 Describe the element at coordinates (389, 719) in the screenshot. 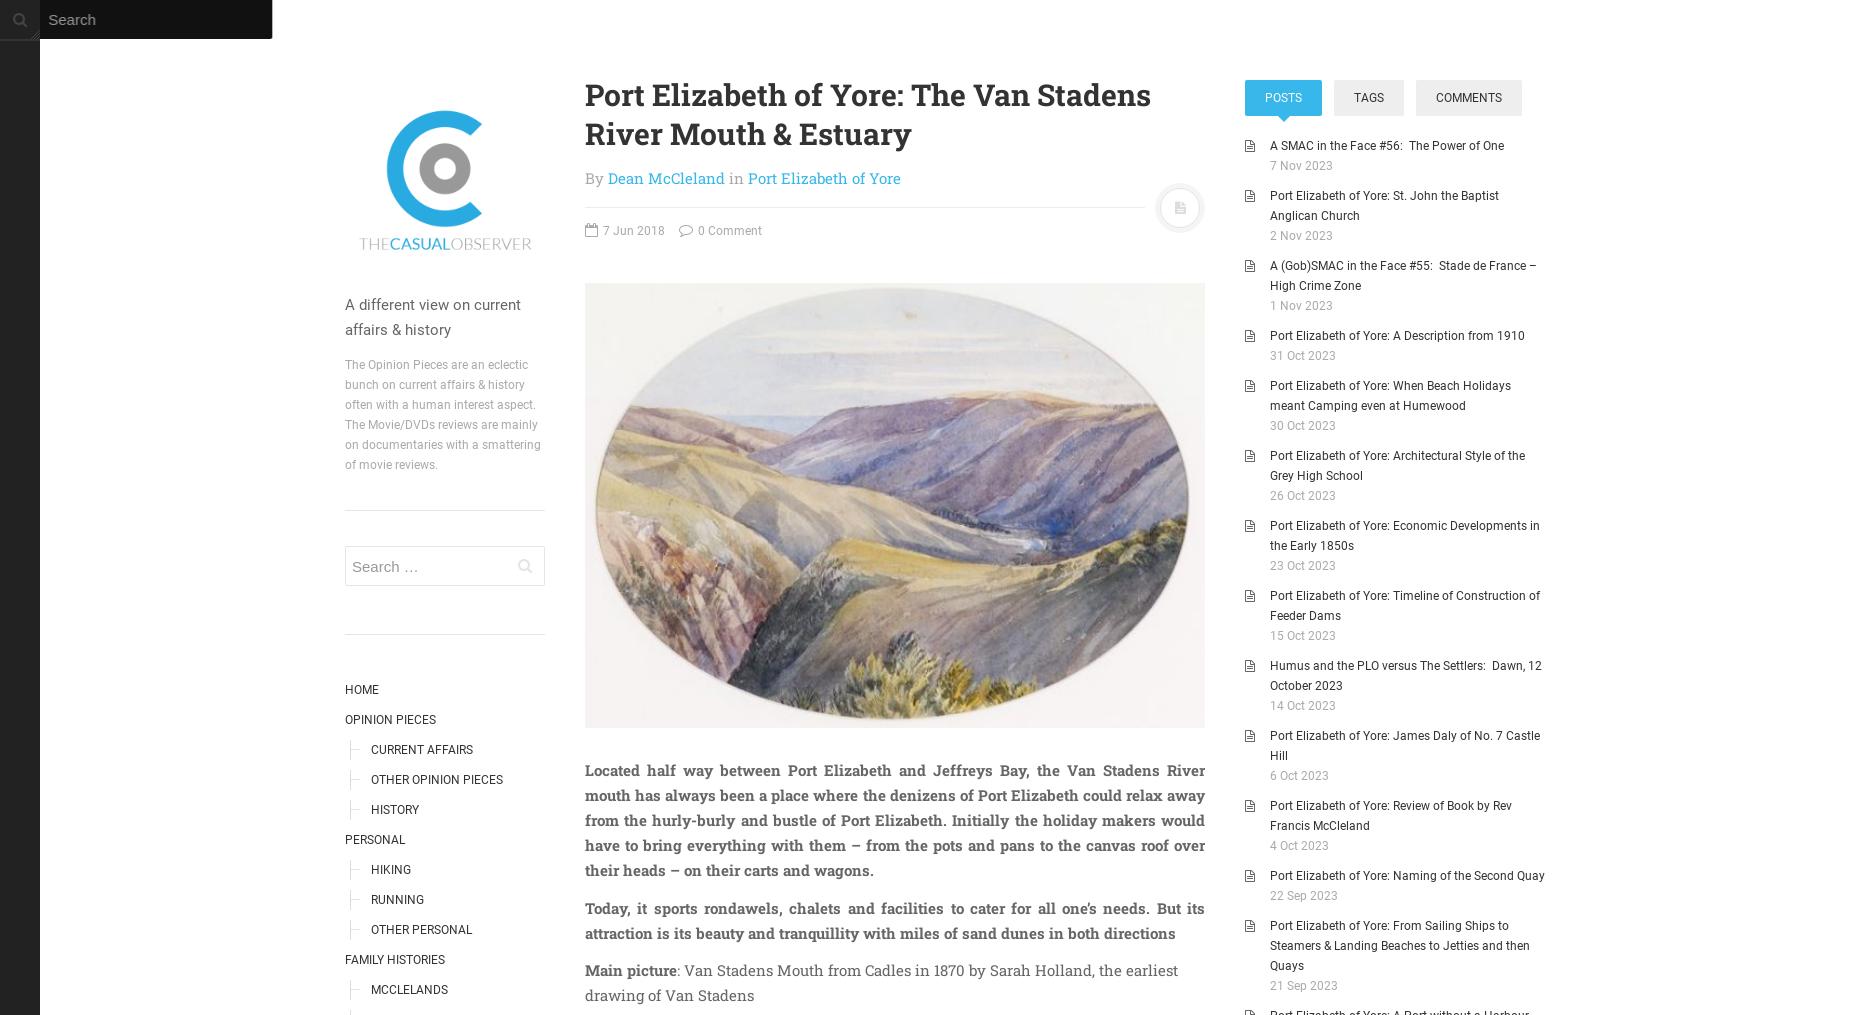

I see `'Opinion Pieces'` at that location.